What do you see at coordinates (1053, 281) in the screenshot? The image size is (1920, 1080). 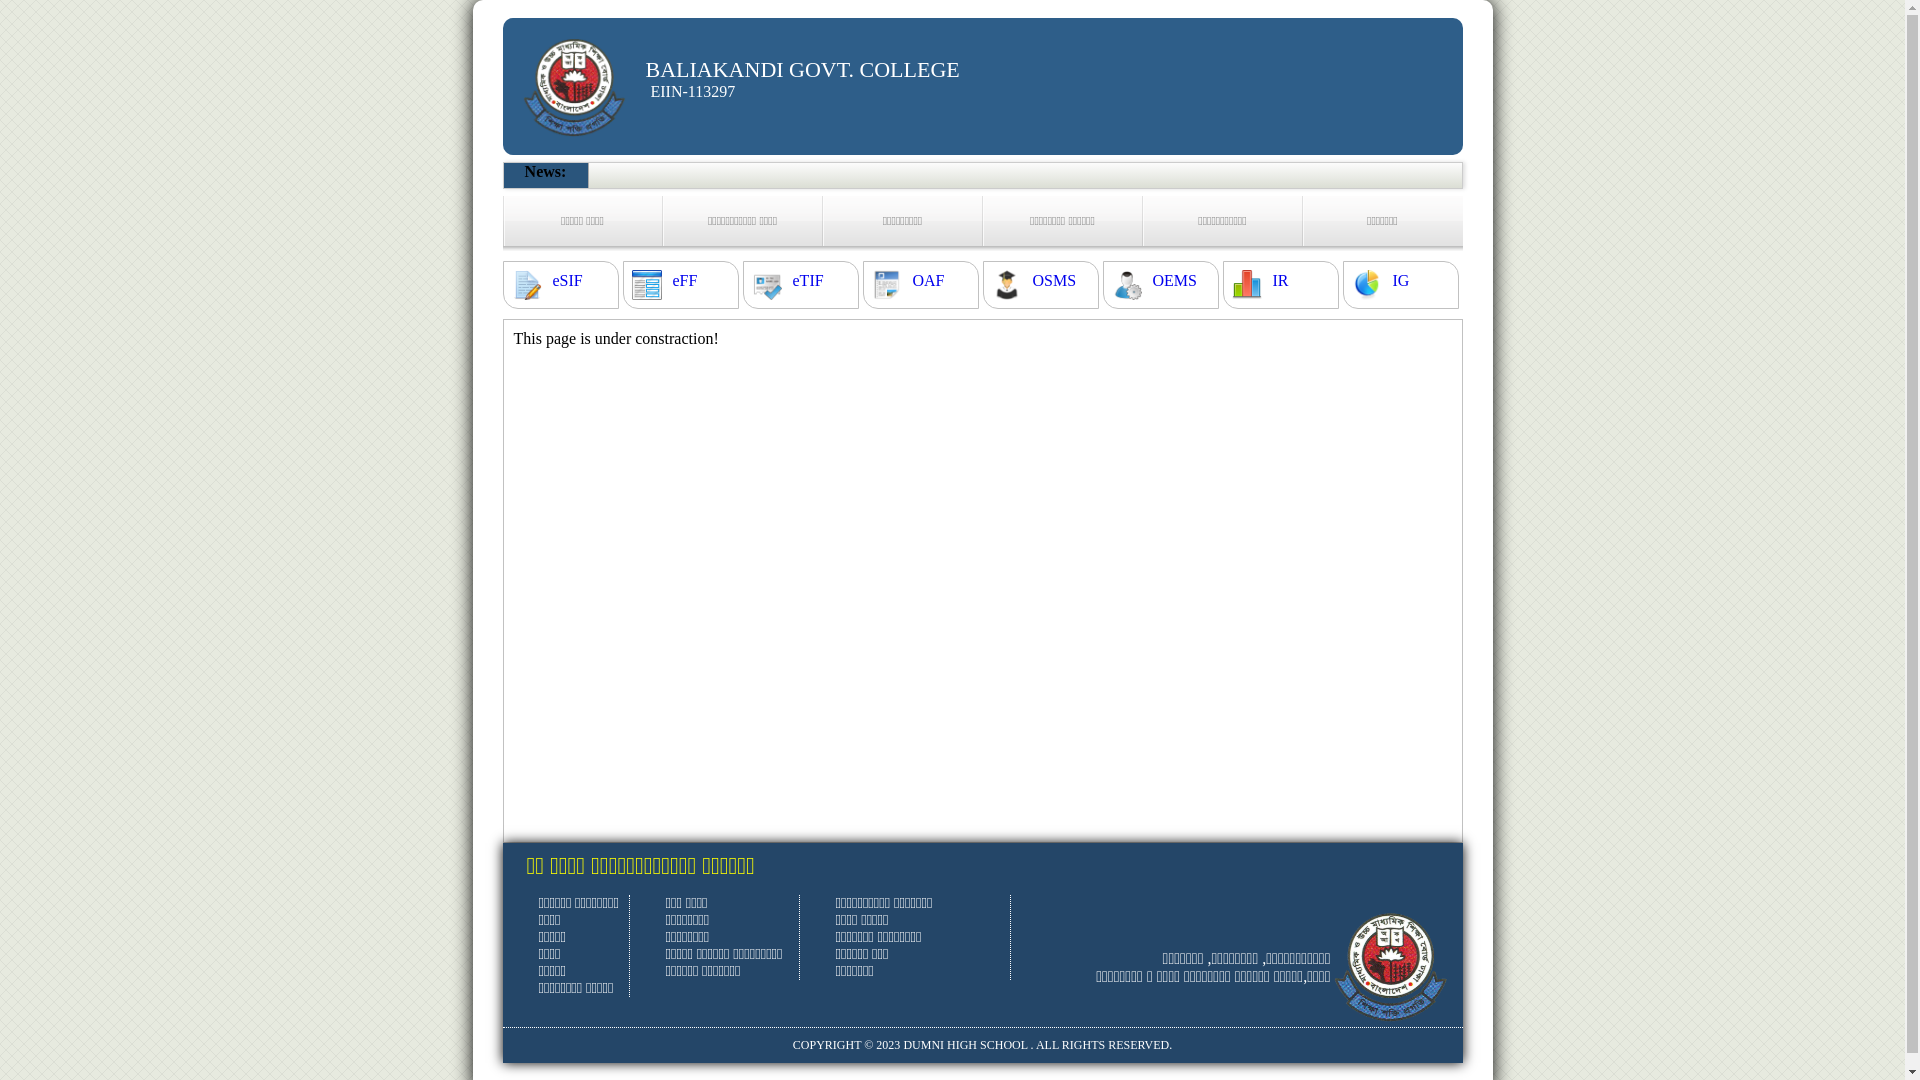 I see `'OSMS'` at bounding box center [1053, 281].